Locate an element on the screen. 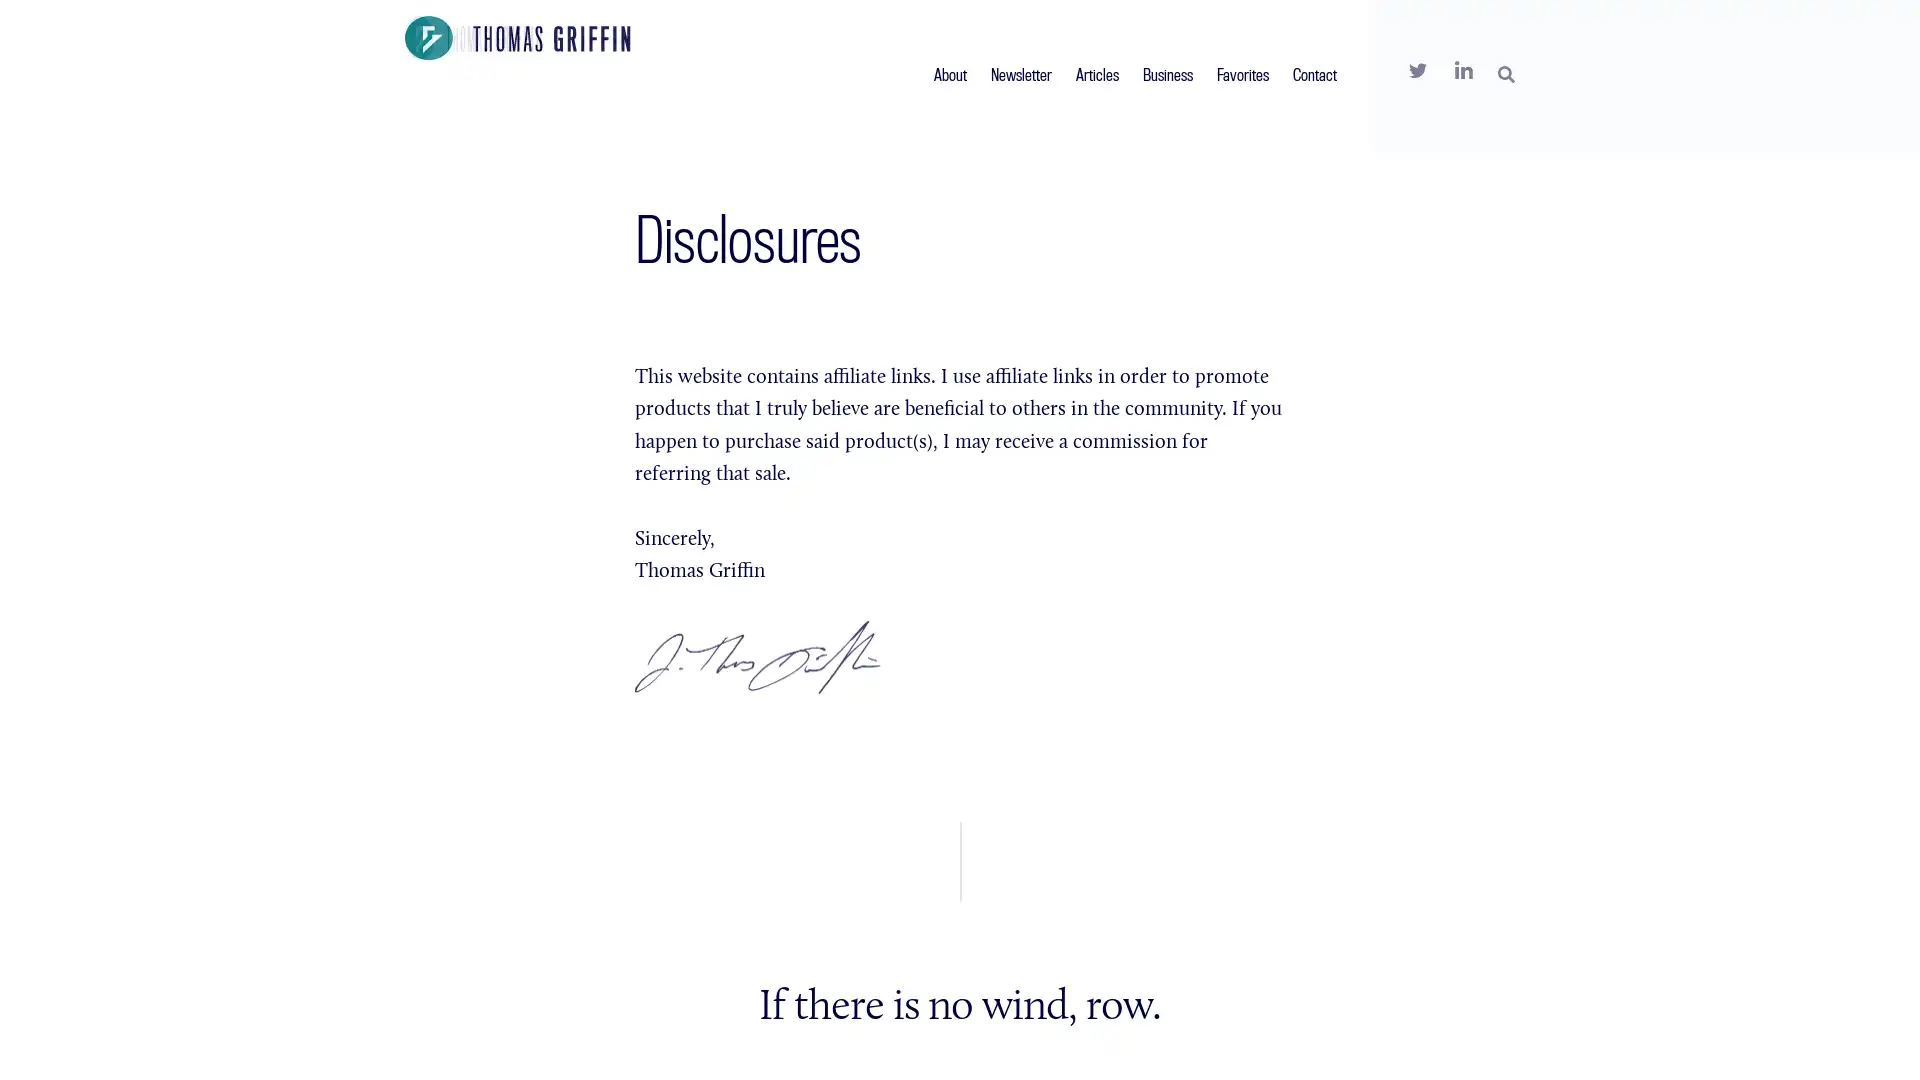 This screenshot has width=1920, height=1080. SEARCH is located at coordinates (1506, 73).